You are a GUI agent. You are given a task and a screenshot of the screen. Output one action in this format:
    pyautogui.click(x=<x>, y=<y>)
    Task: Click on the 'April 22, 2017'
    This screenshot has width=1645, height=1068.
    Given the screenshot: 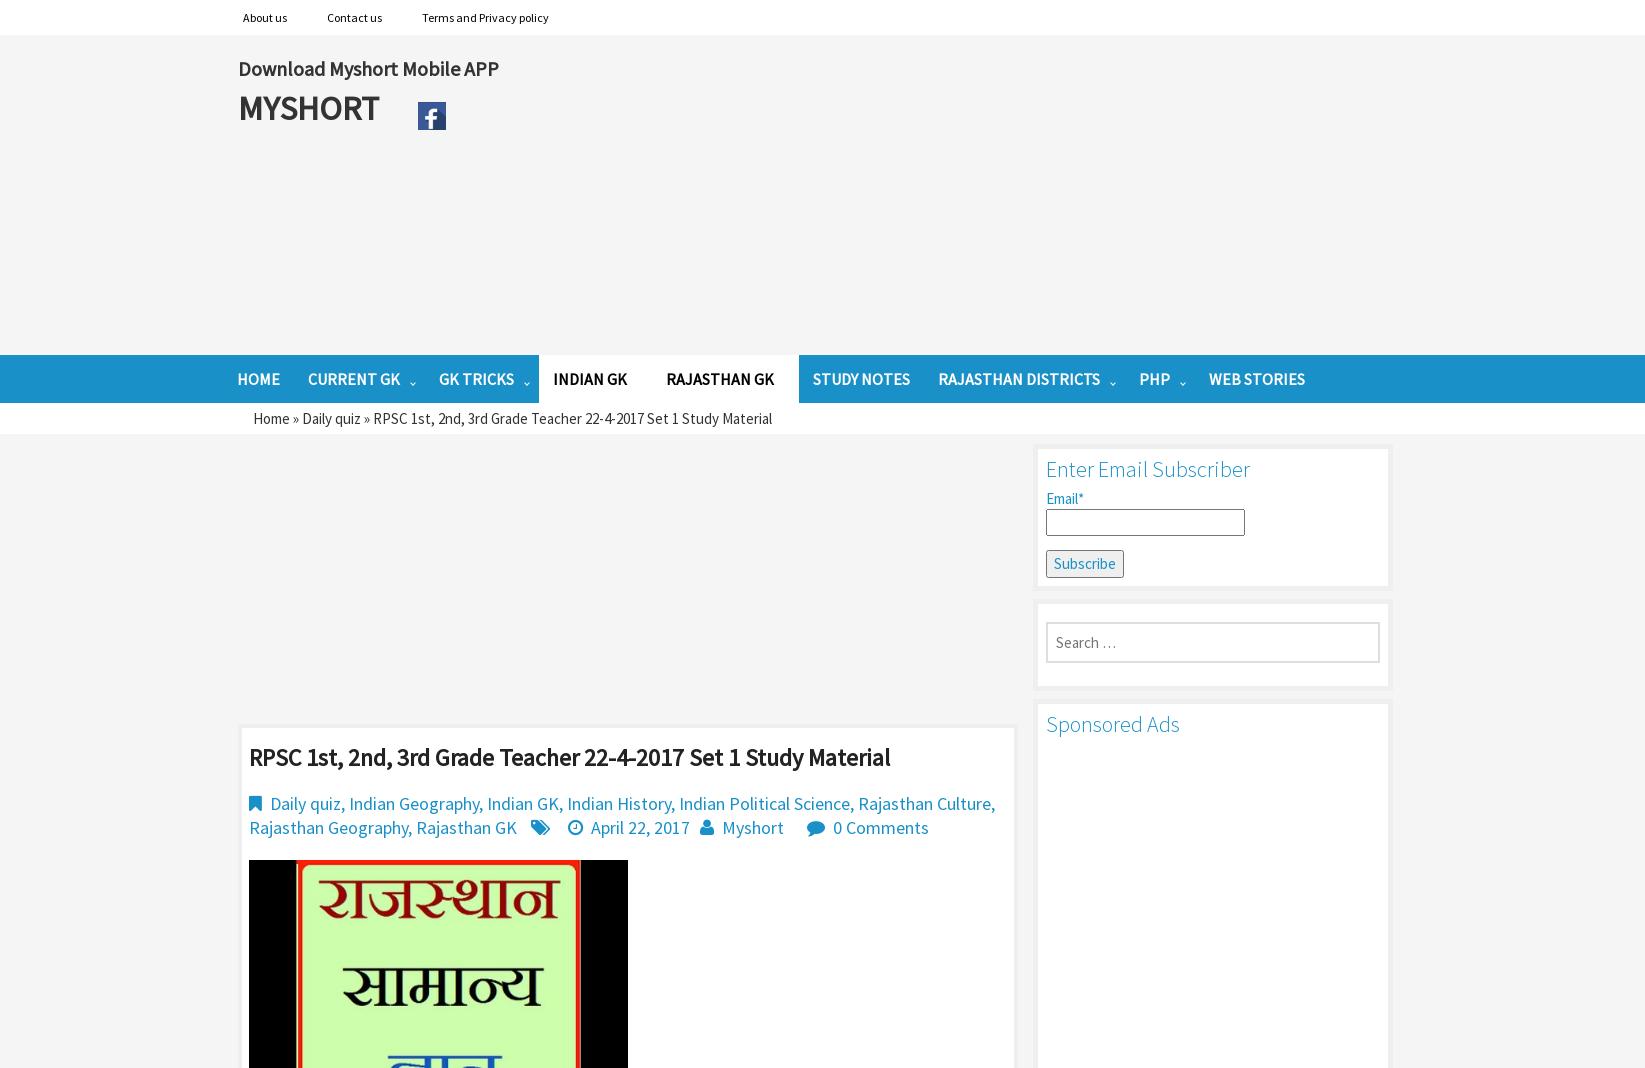 What is the action you would take?
    pyautogui.click(x=638, y=825)
    